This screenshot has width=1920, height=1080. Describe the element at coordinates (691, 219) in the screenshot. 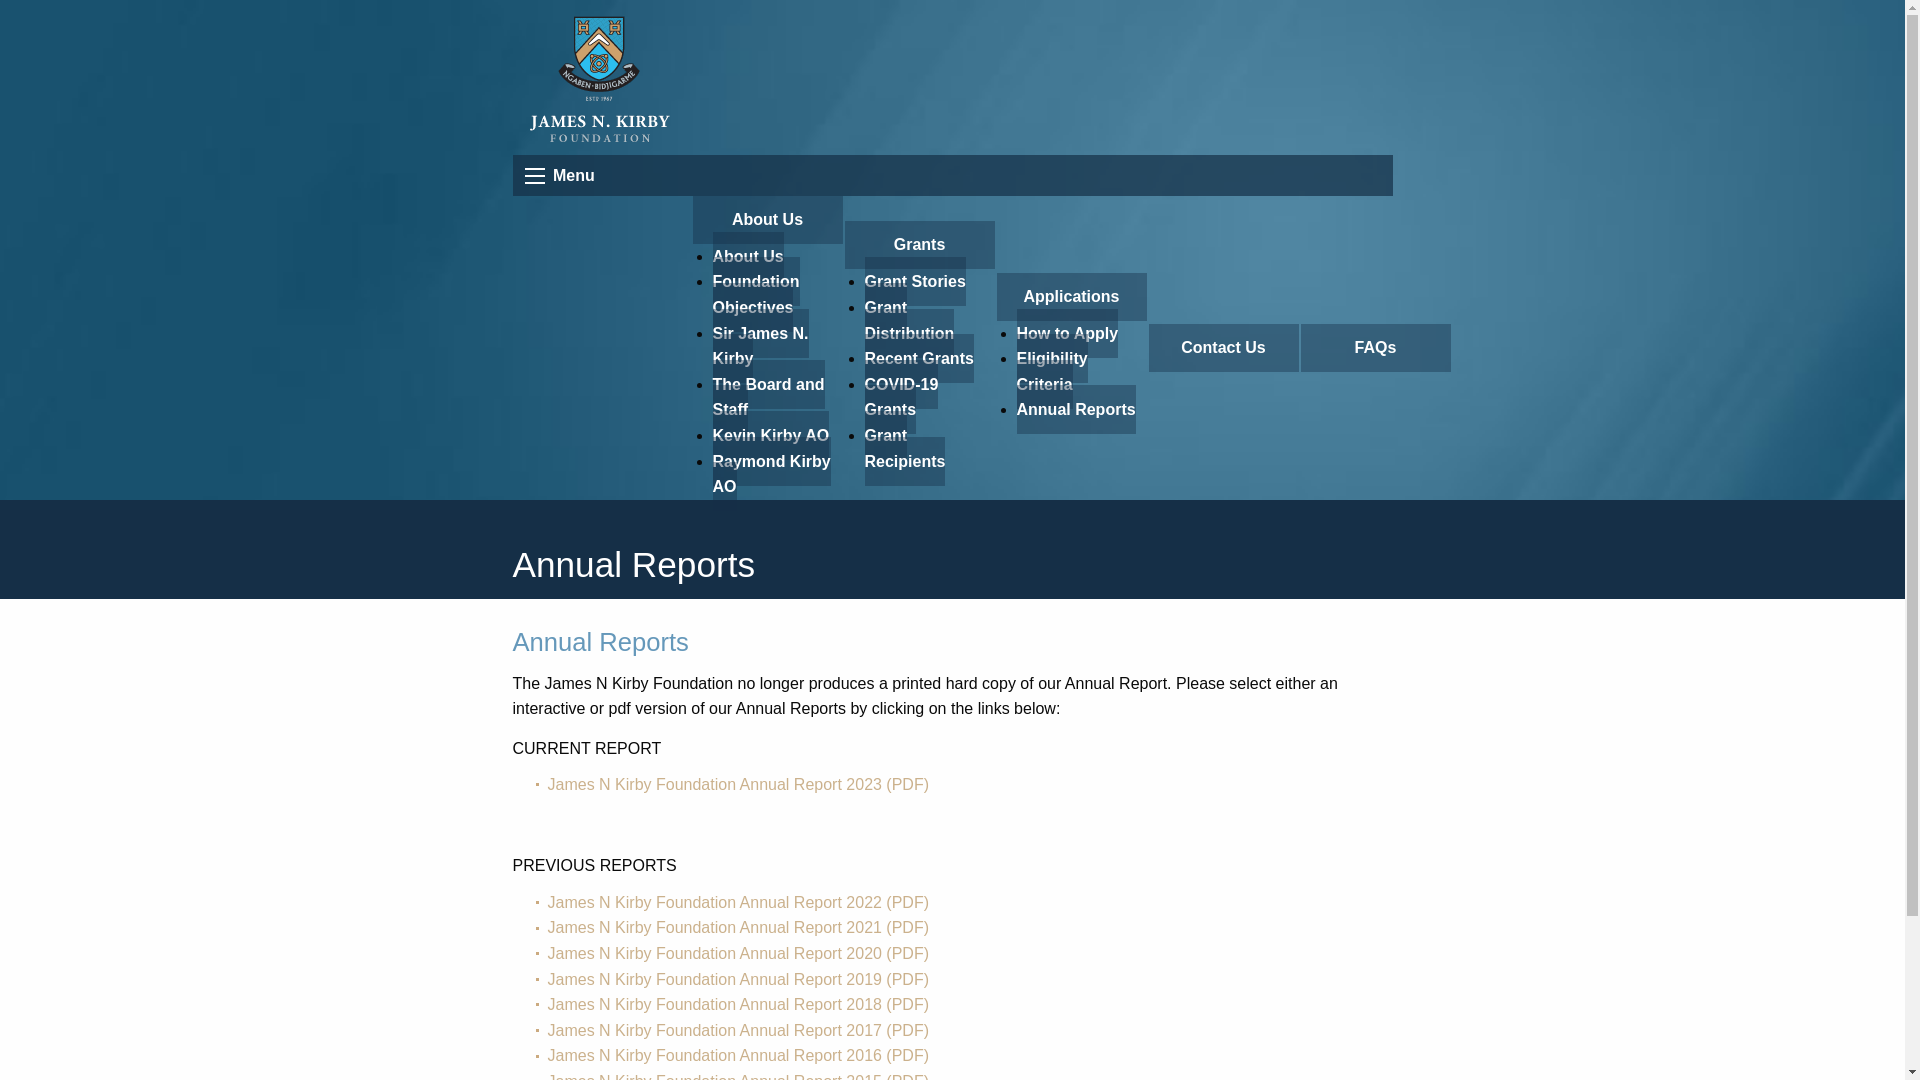

I see `'About Us'` at that location.